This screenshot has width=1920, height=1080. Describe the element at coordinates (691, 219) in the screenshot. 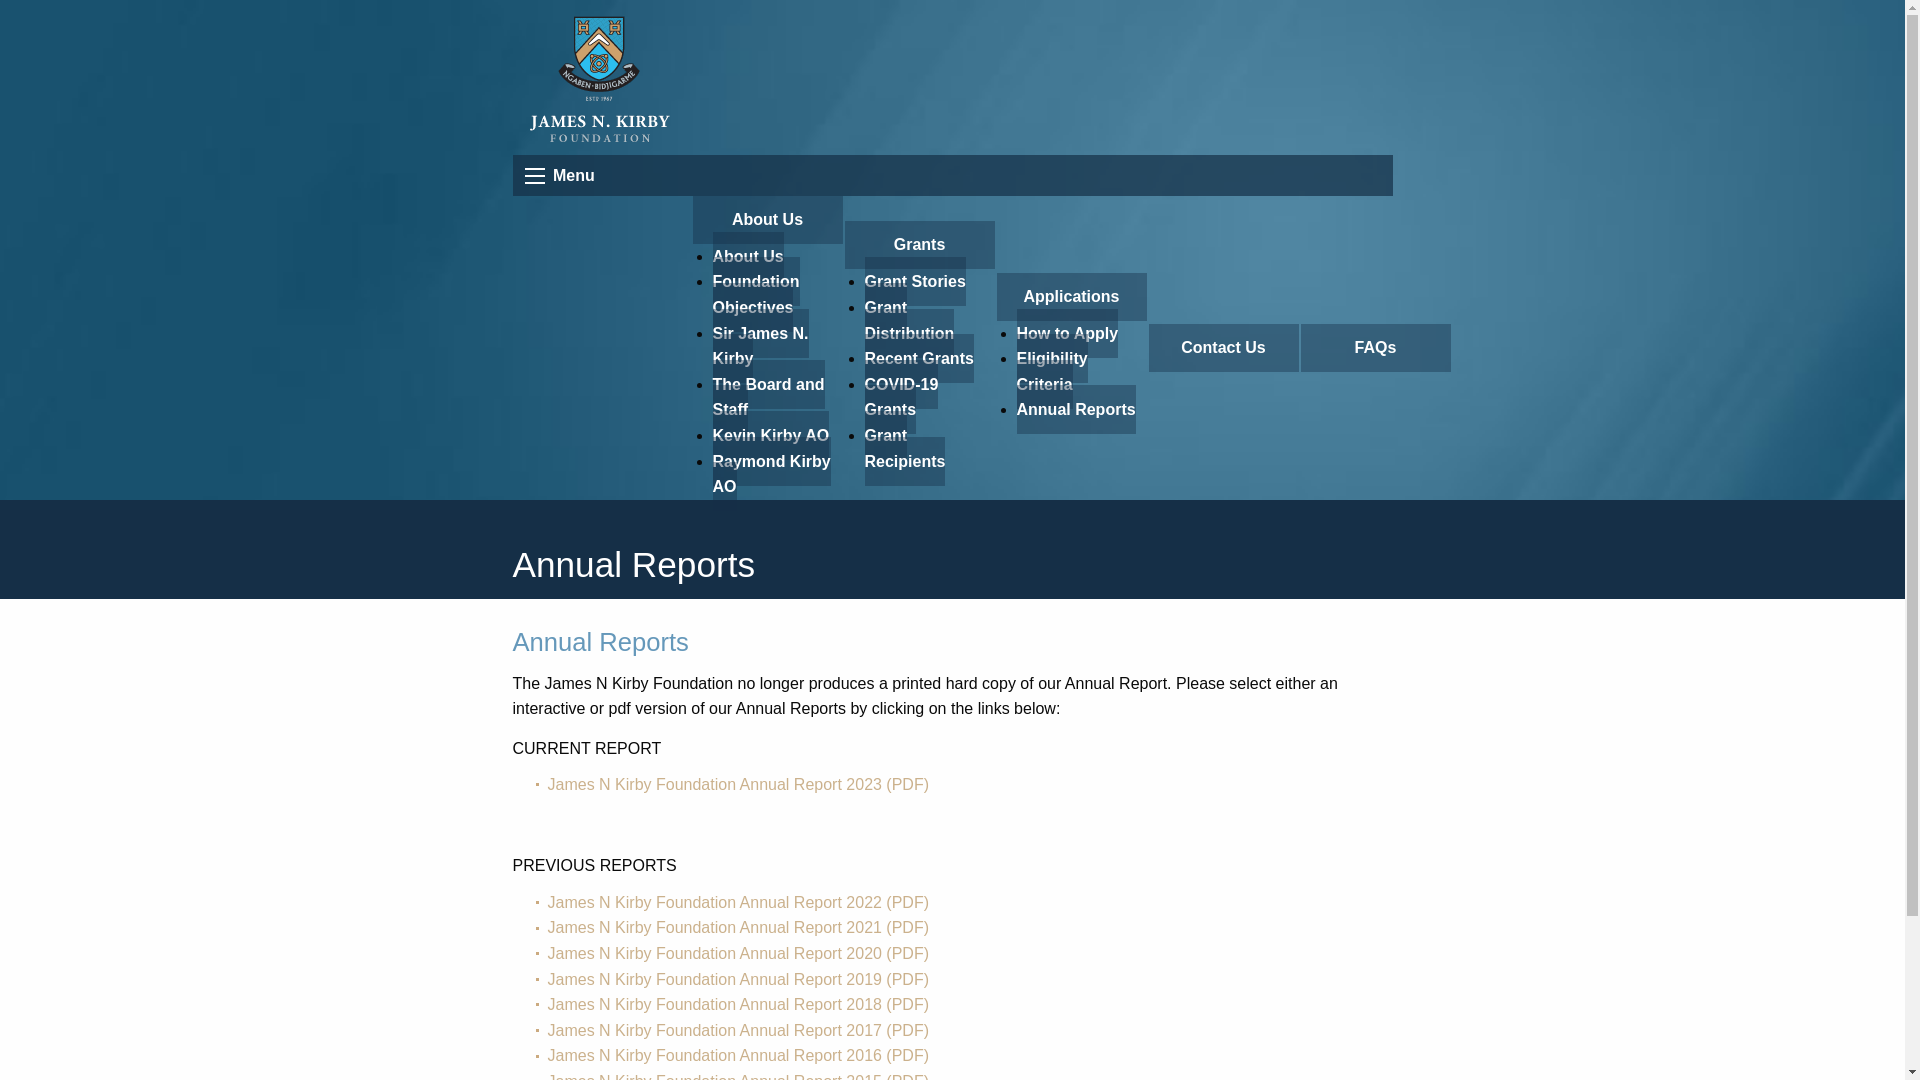

I see `'About Us'` at that location.